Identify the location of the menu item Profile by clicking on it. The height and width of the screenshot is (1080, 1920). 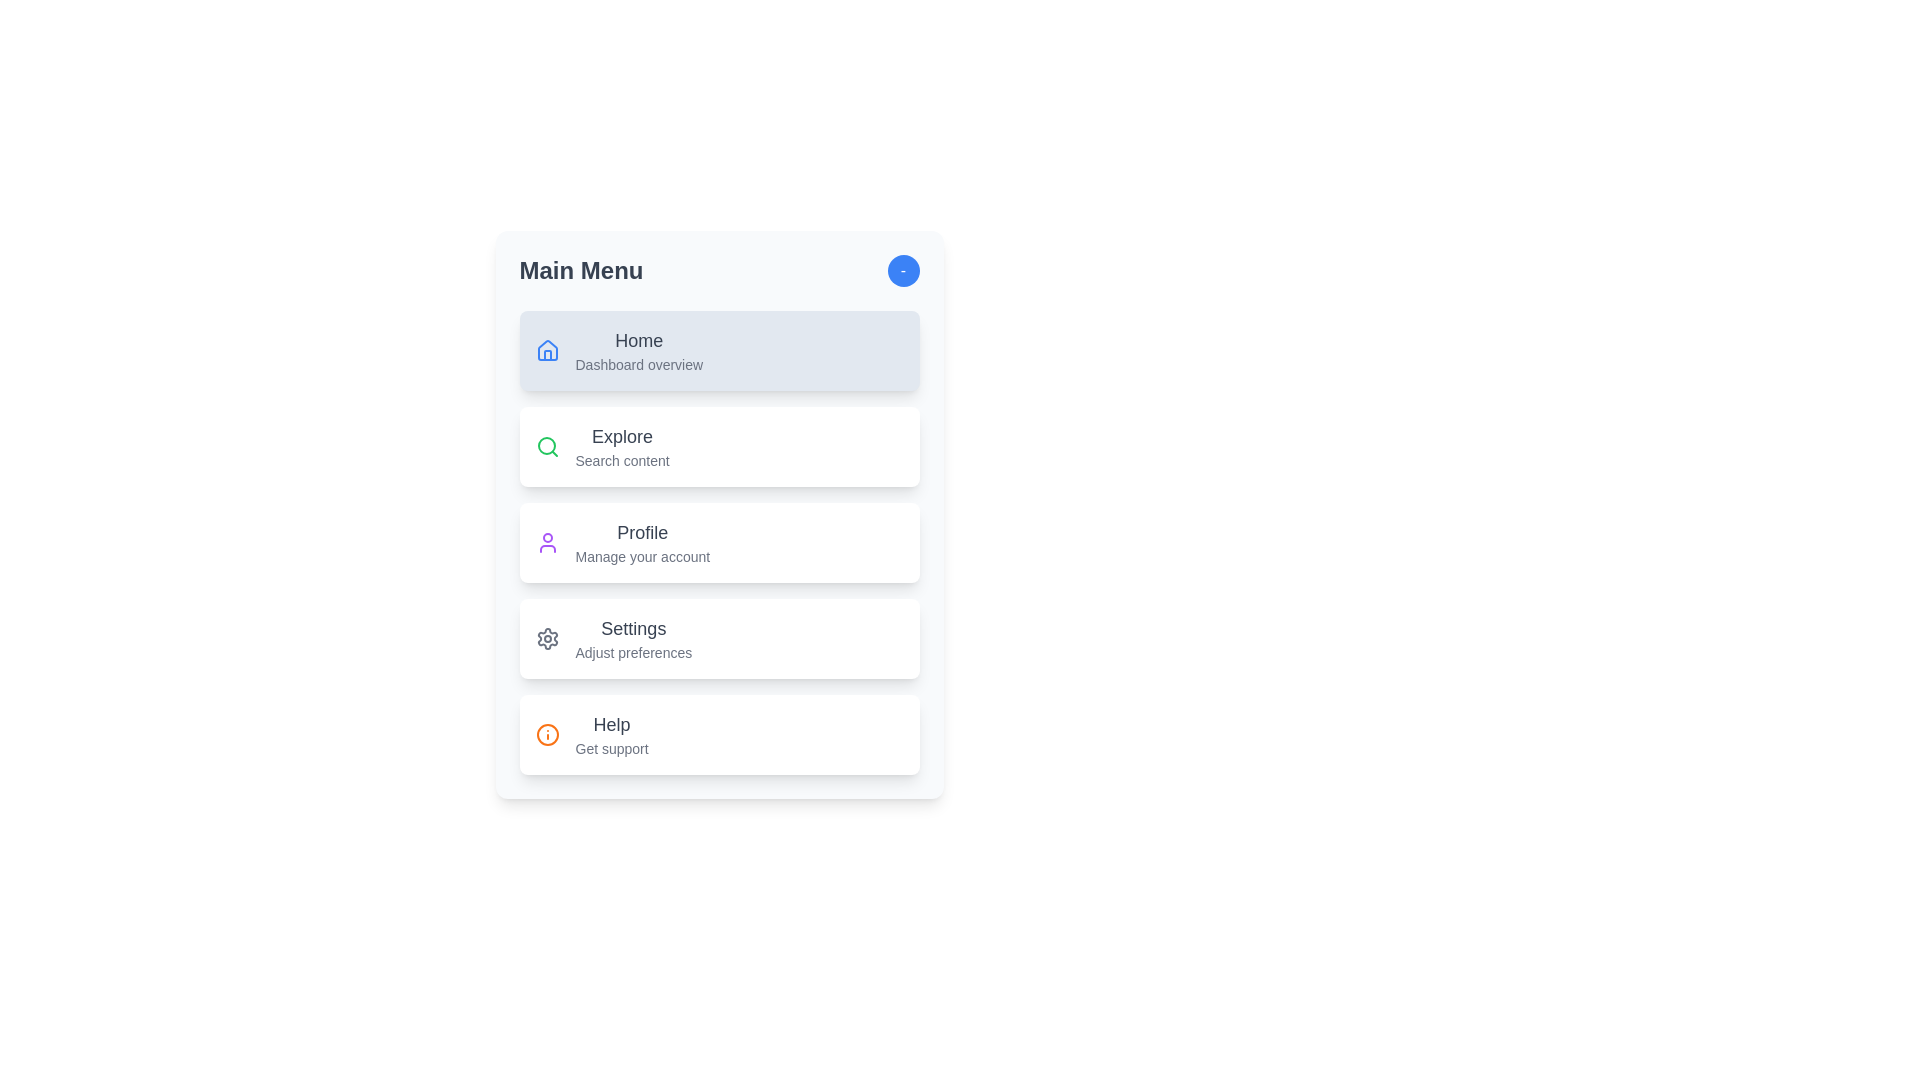
(719, 543).